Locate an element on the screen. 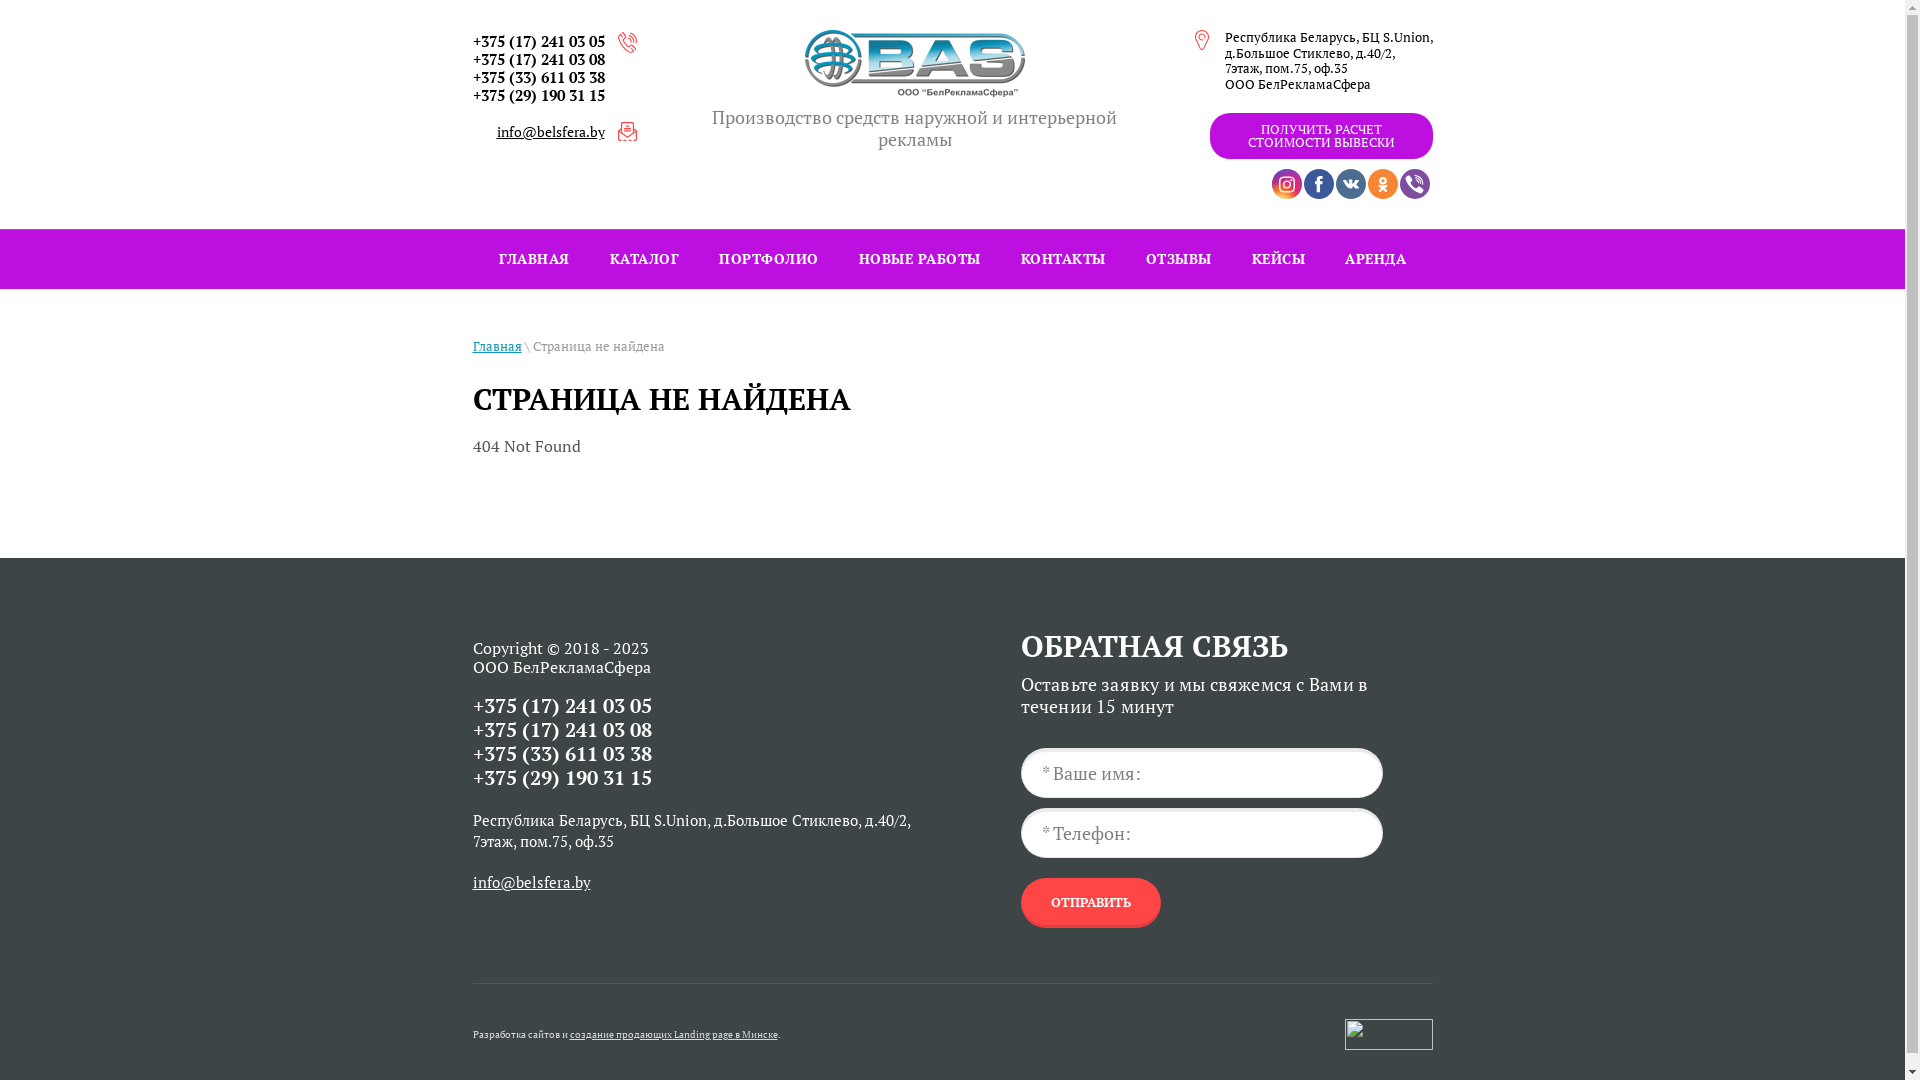 The height and width of the screenshot is (1080, 1920). '+375 (17) 241 03 05' is located at coordinates (560, 704).